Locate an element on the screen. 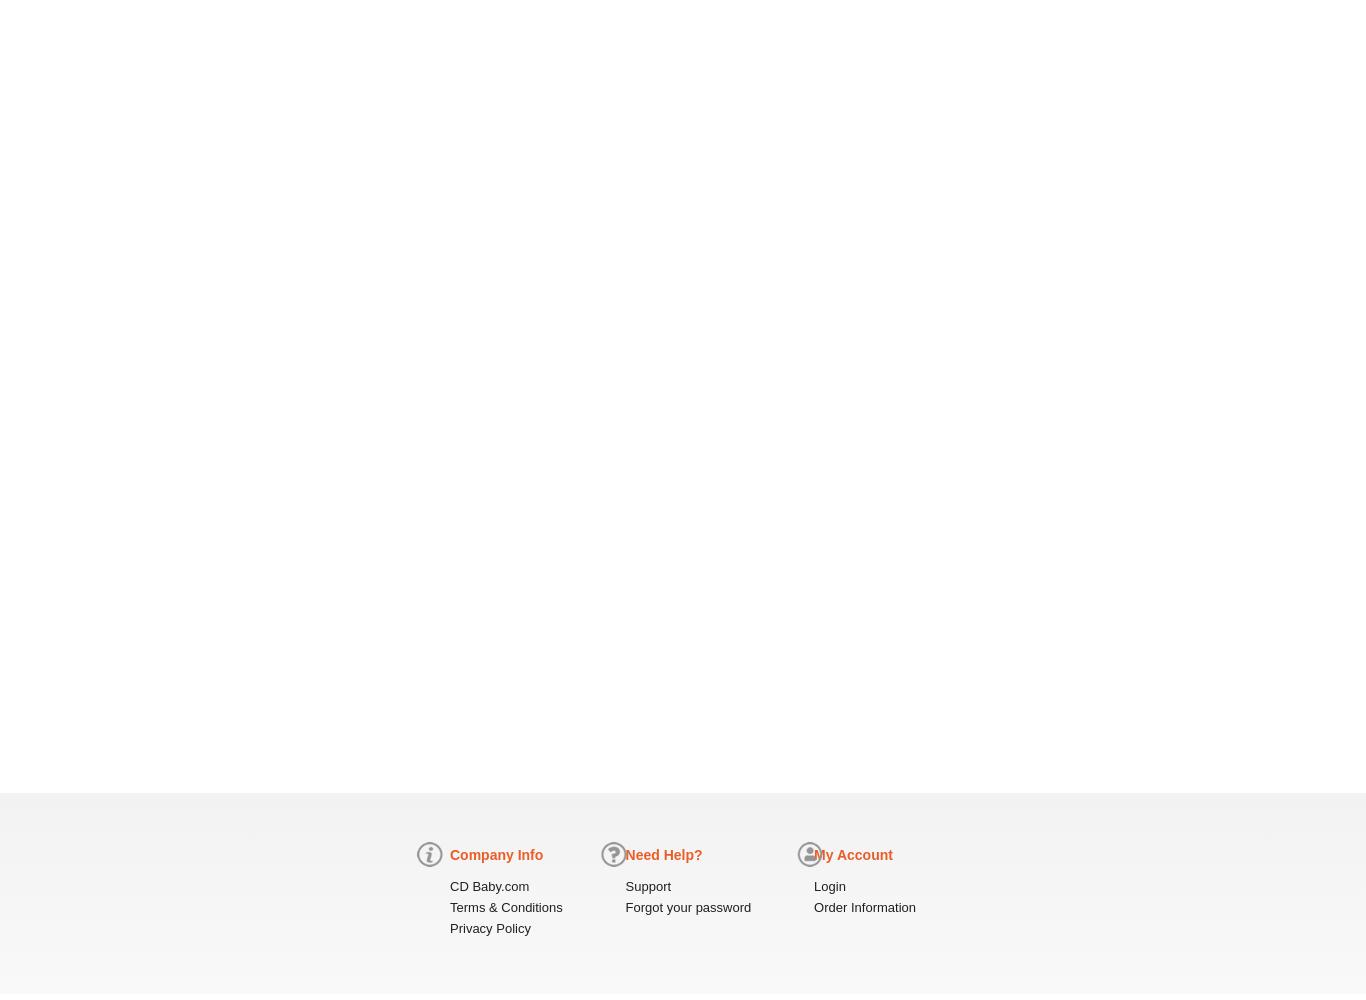 Image resolution: width=1366 pixels, height=1000 pixels. 'Privacy Policy' is located at coordinates (448, 928).